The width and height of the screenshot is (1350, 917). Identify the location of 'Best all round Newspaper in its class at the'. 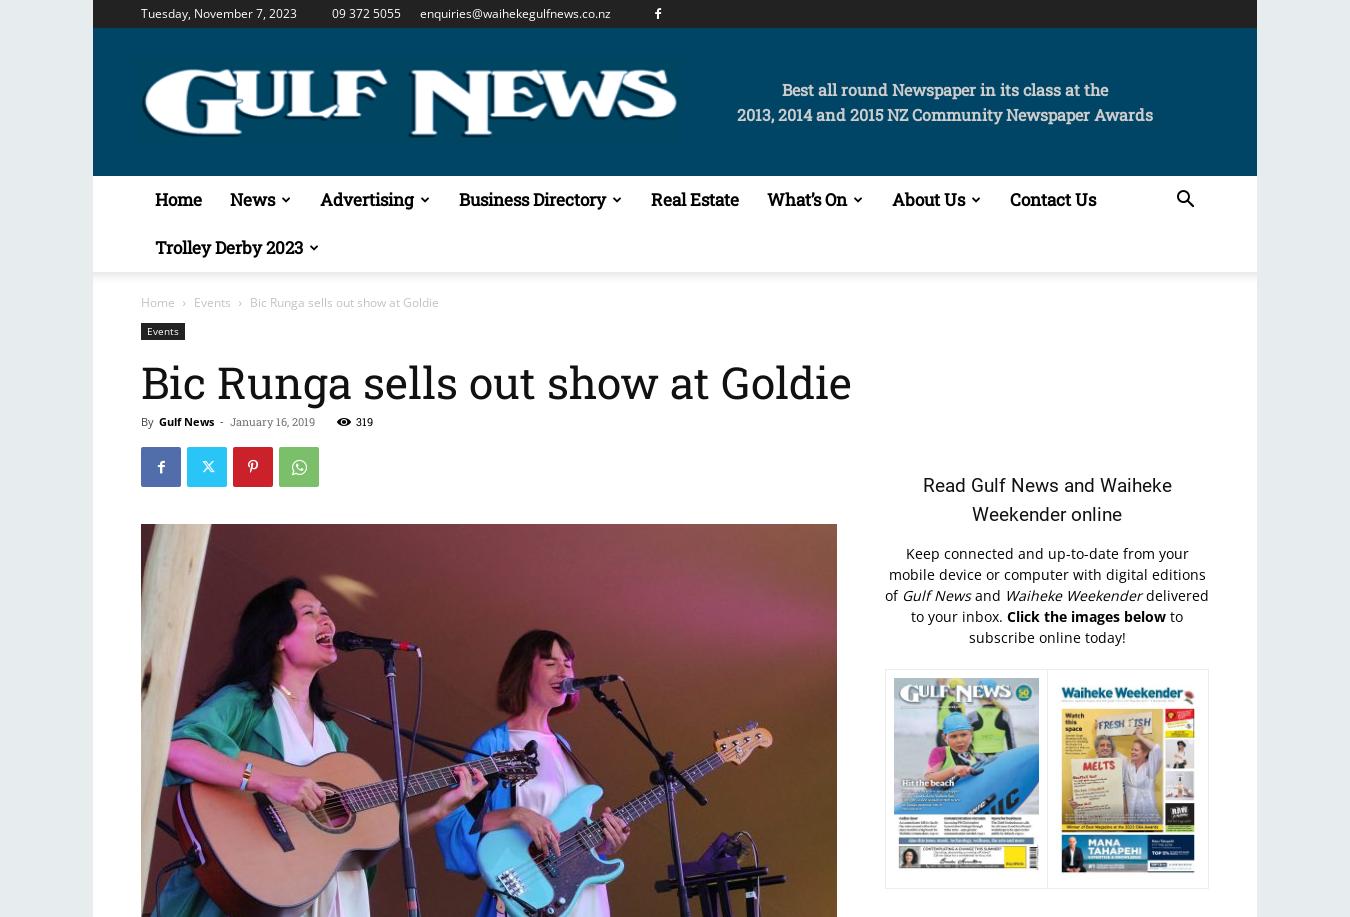
(943, 88).